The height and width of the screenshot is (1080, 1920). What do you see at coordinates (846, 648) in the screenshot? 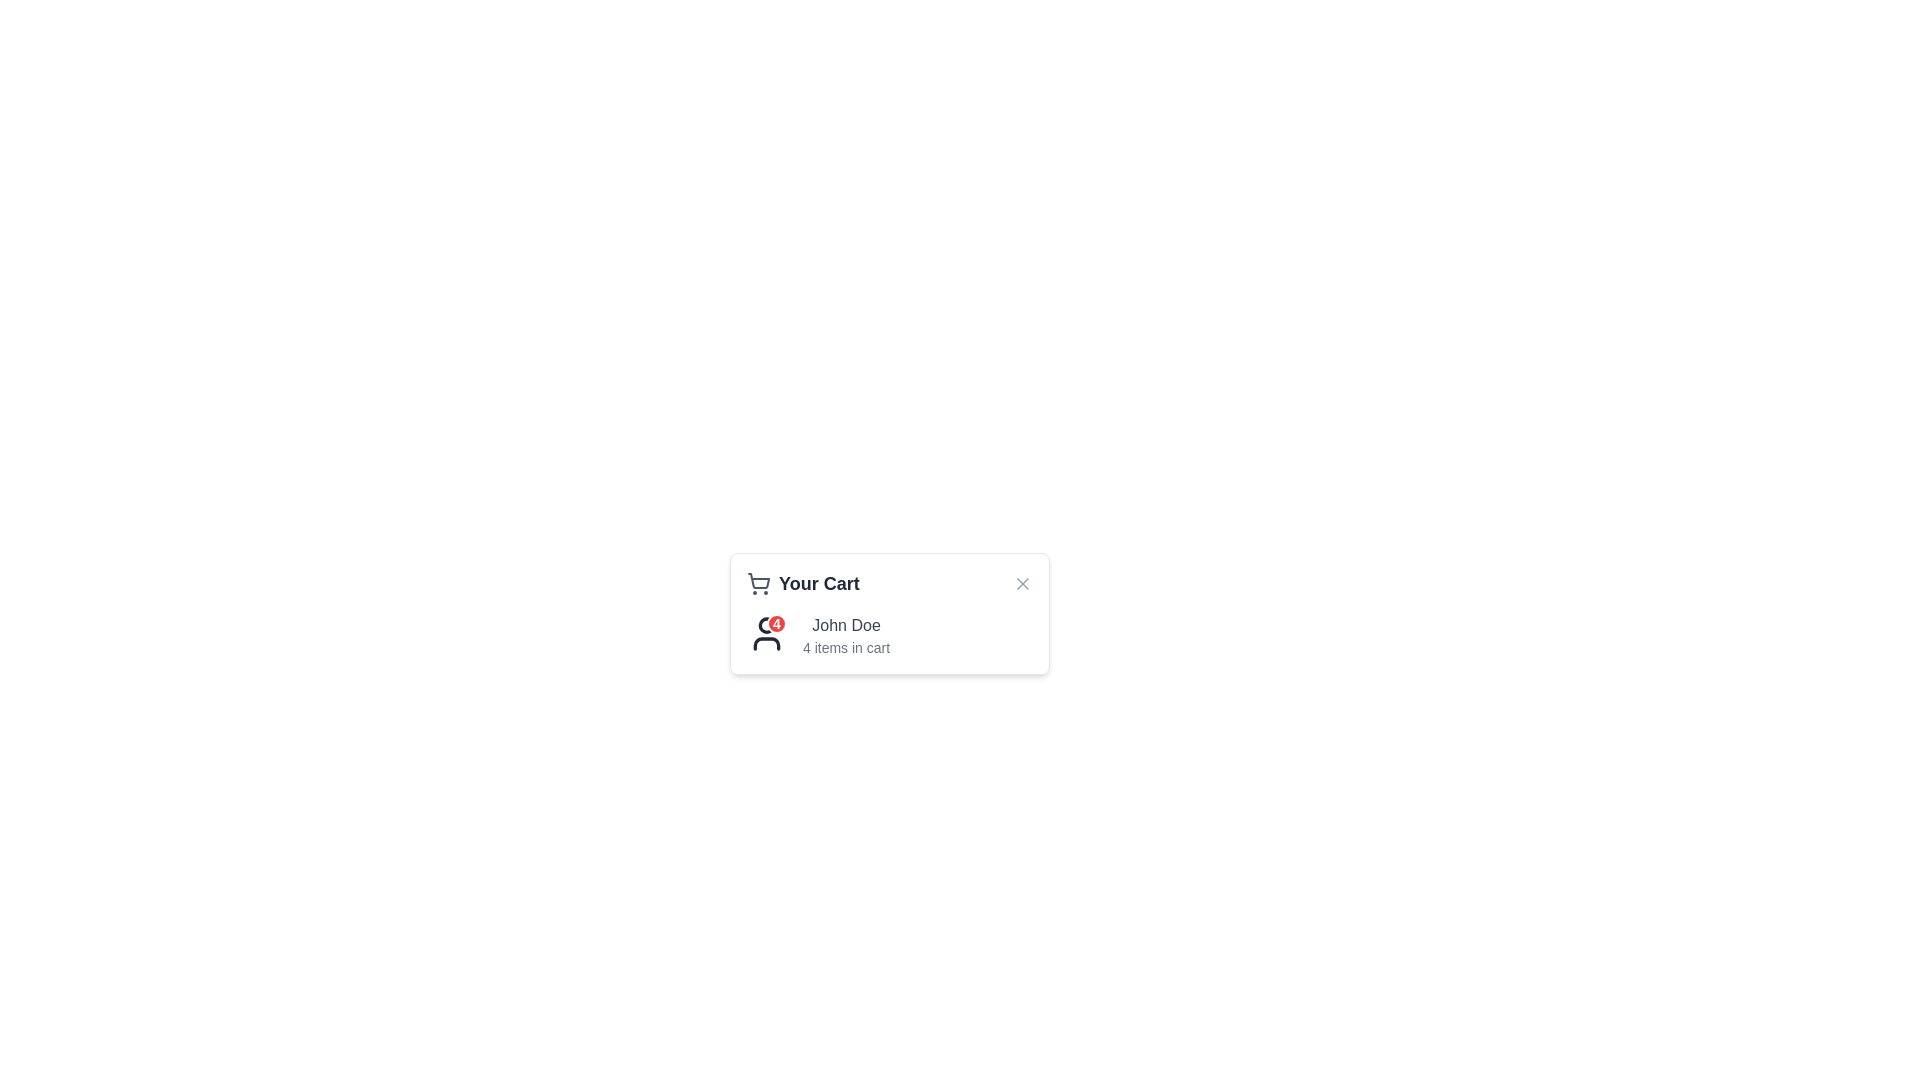
I see `text label indicating the number of items currently in the user's shopping cart, which is located under the title 'Your Cart' in the compact card layout` at bounding box center [846, 648].